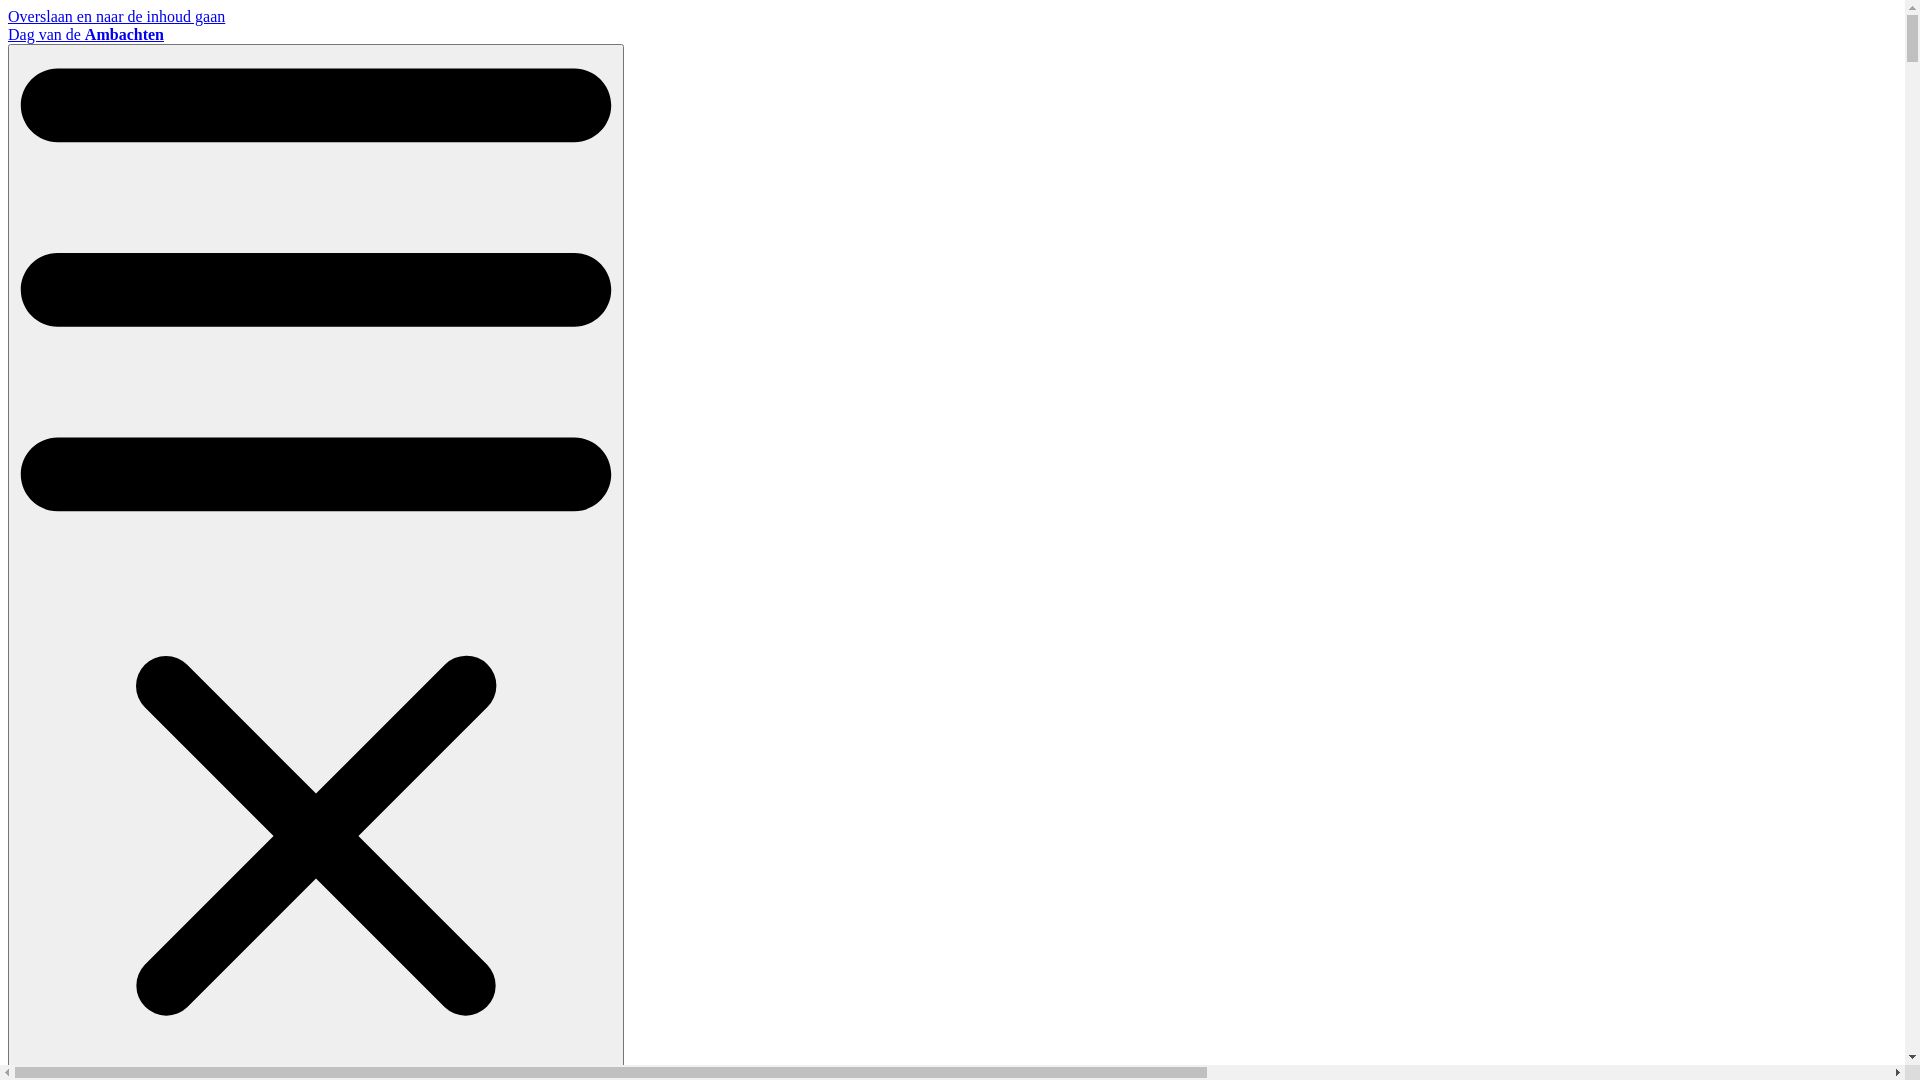  What do you see at coordinates (85, 34) in the screenshot?
I see `'Dag van de Ambachten'` at bounding box center [85, 34].